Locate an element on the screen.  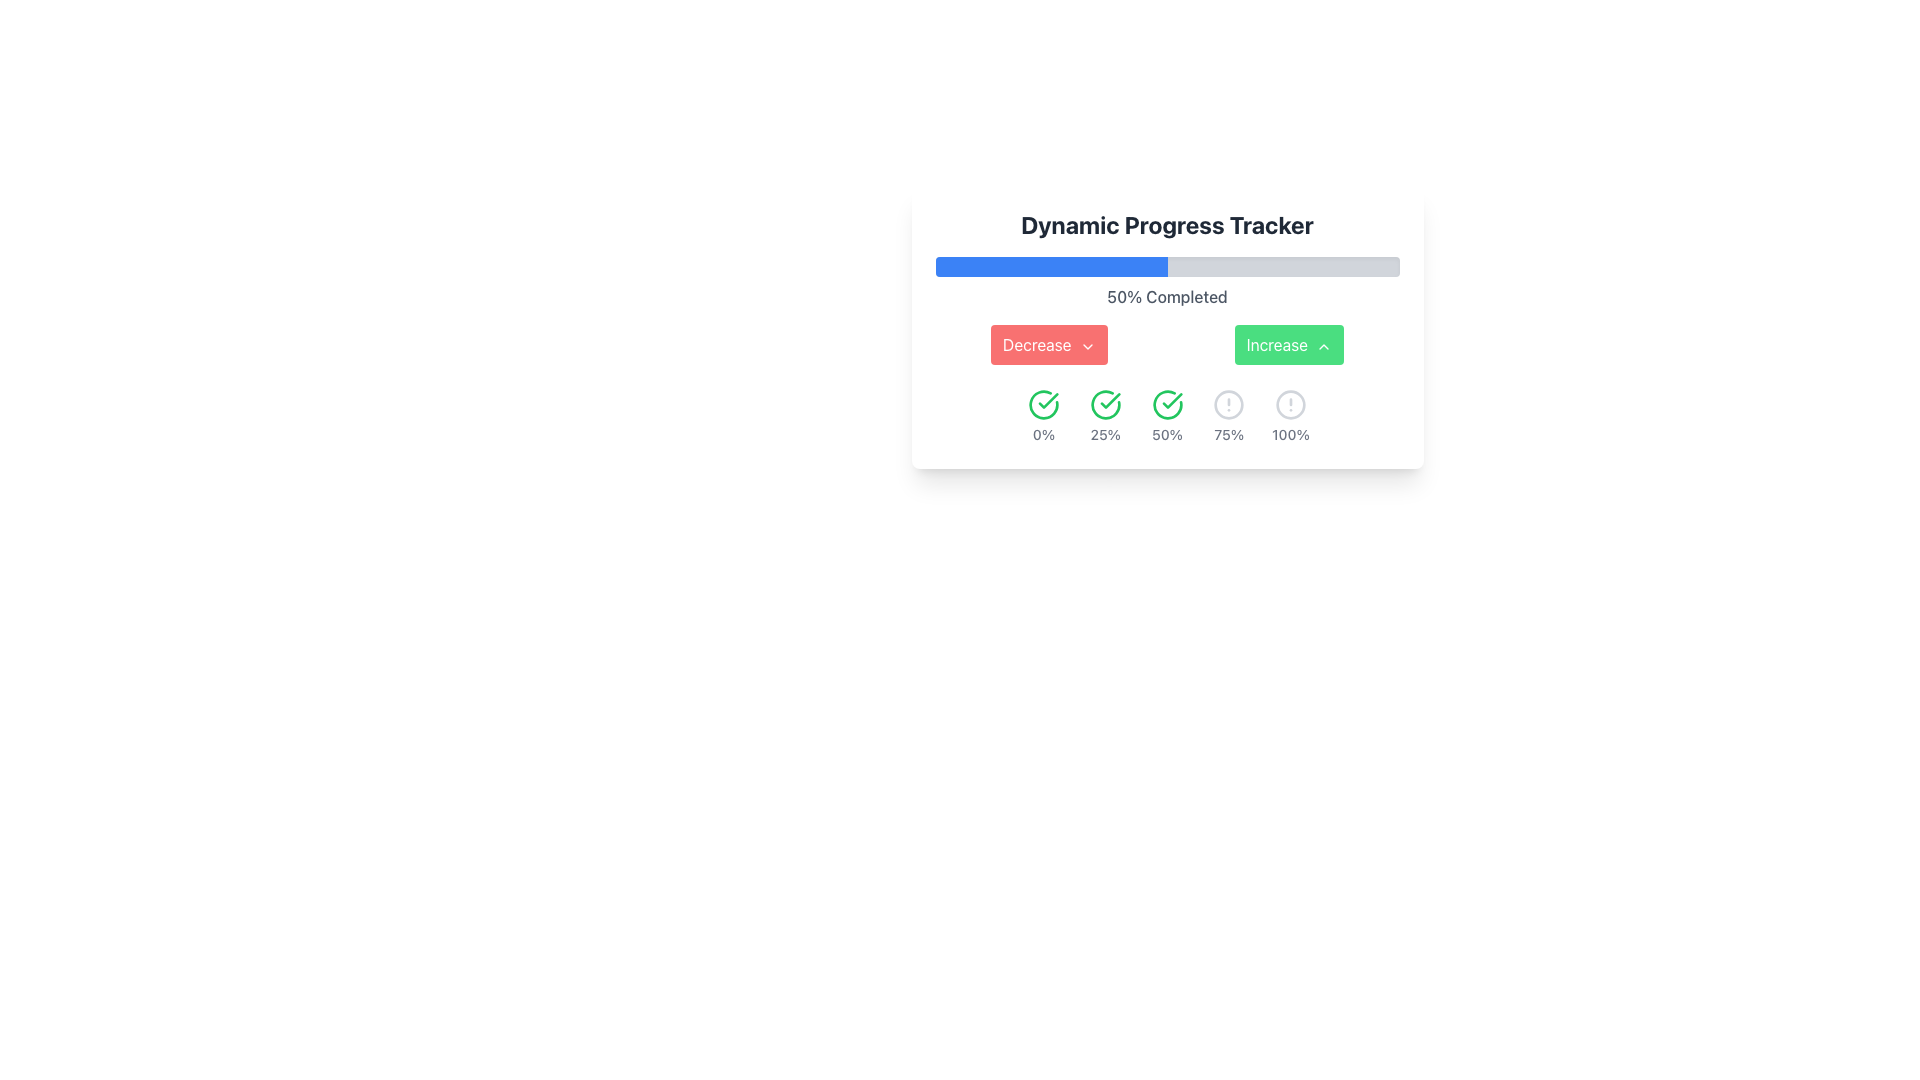
the static text label that denotes the 100% mark in the progress tracking system, located beneath a circular alert icon is located at coordinates (1291, 434).